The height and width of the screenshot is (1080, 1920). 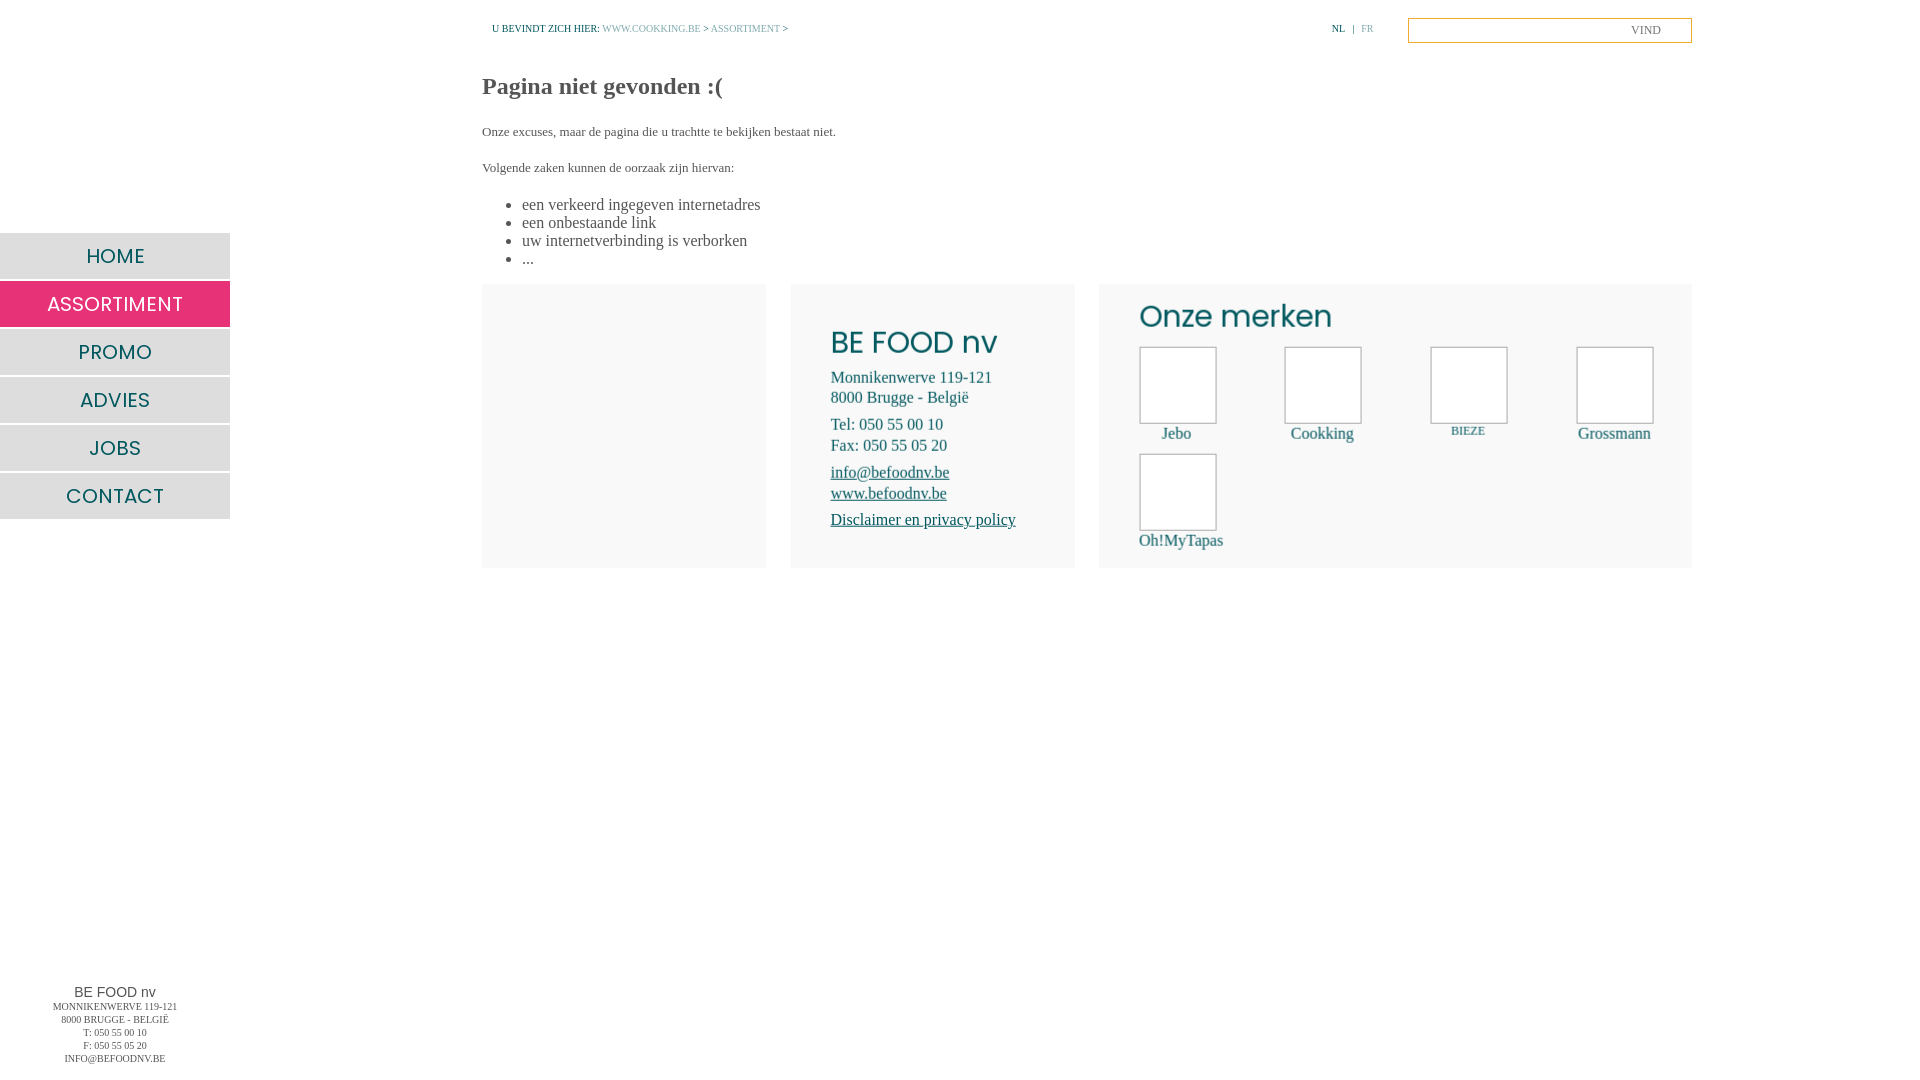 I want to click on ' Grossmann', so click(x=1576, y=394).